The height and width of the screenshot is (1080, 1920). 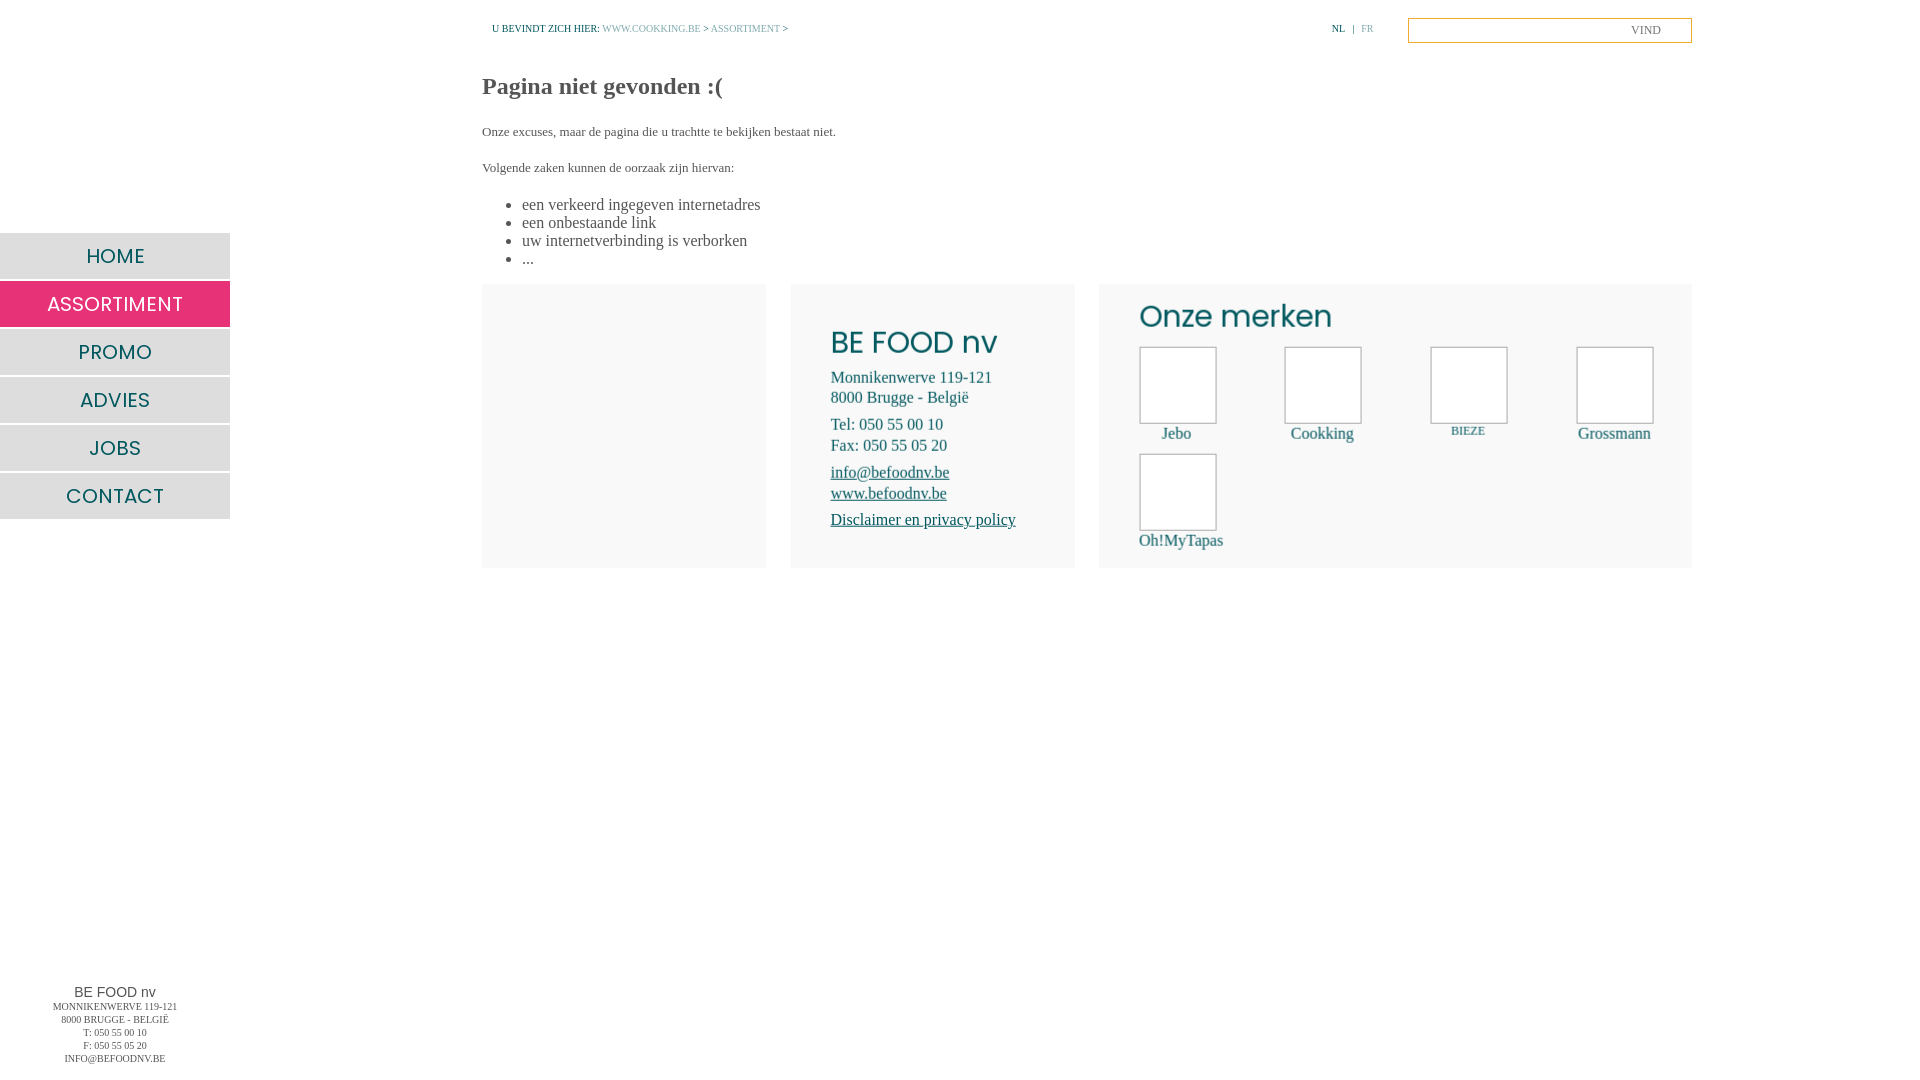 I want to click on ' Grossmann', so click(x=1576, y=394).